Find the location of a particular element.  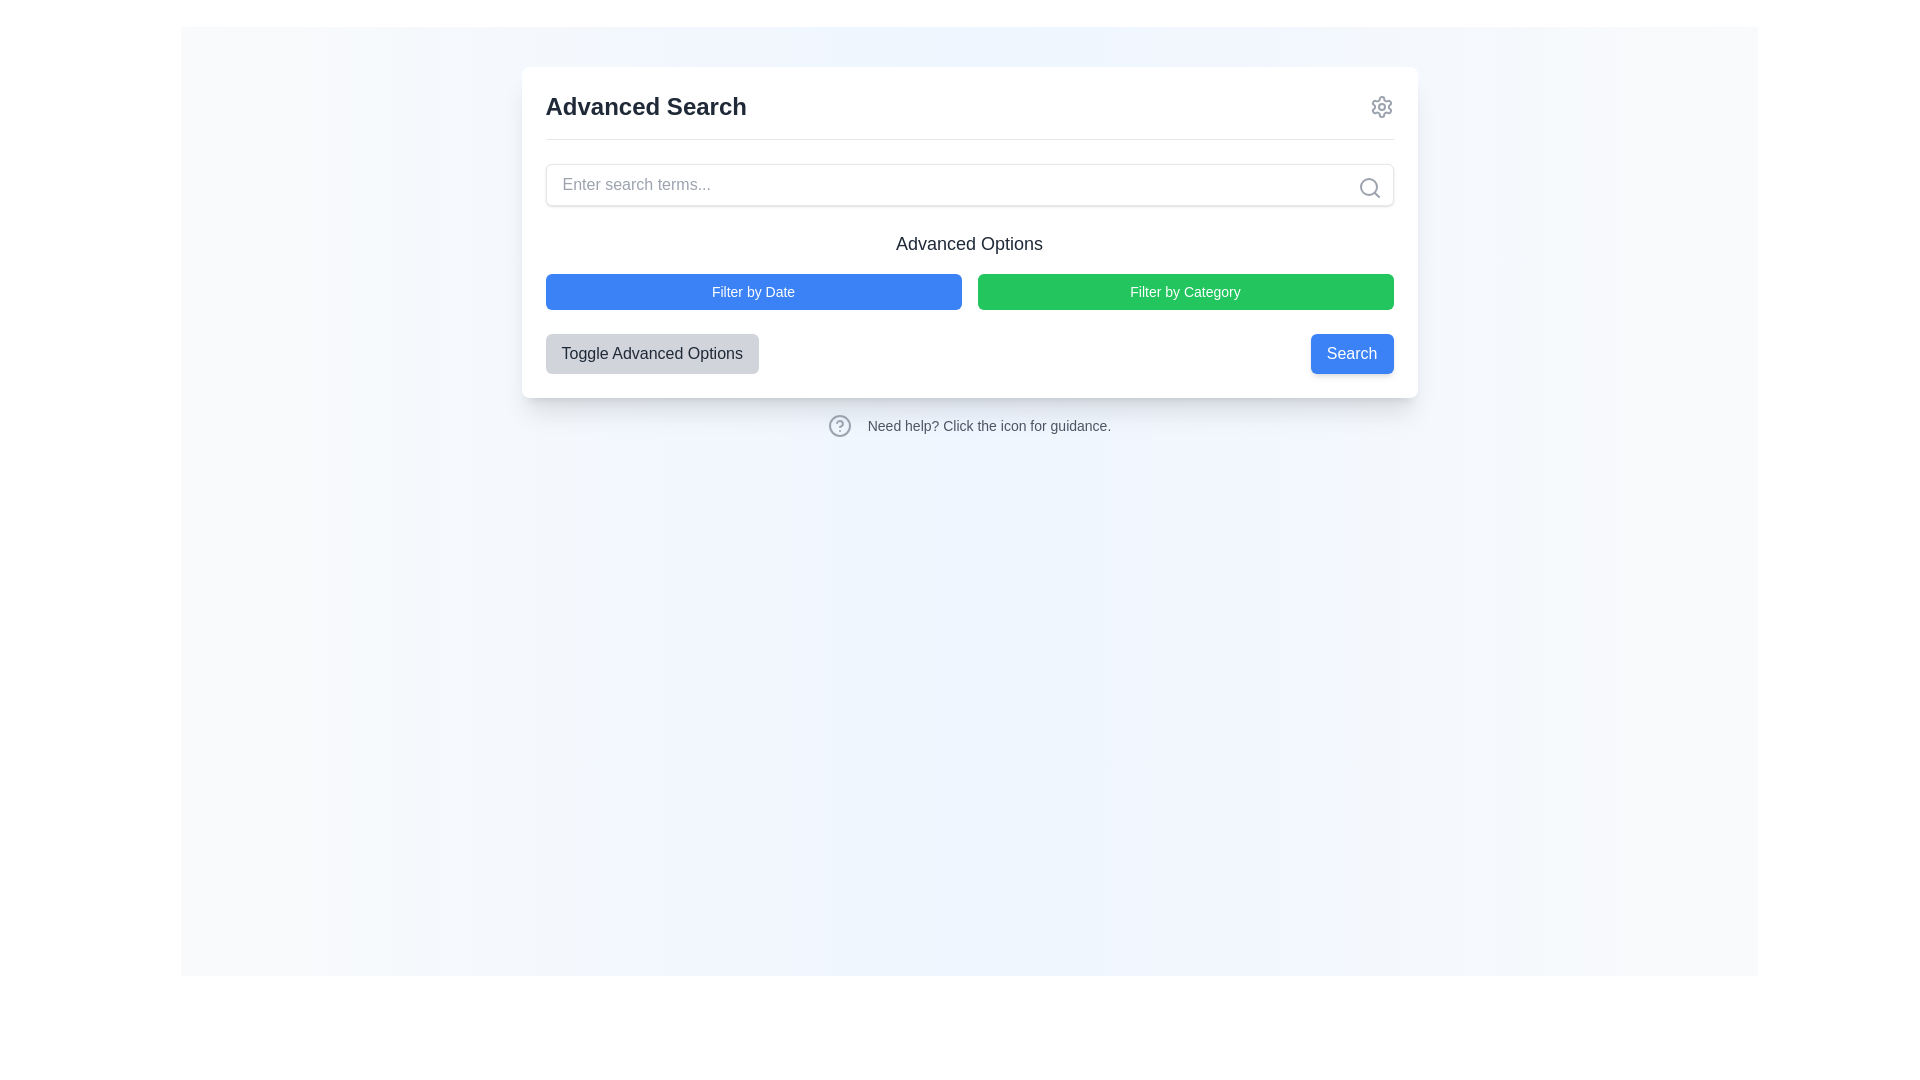

the button labeled 'Filter by Category' with a green background for keyboard navigation is located at coordinates (1185, 292).